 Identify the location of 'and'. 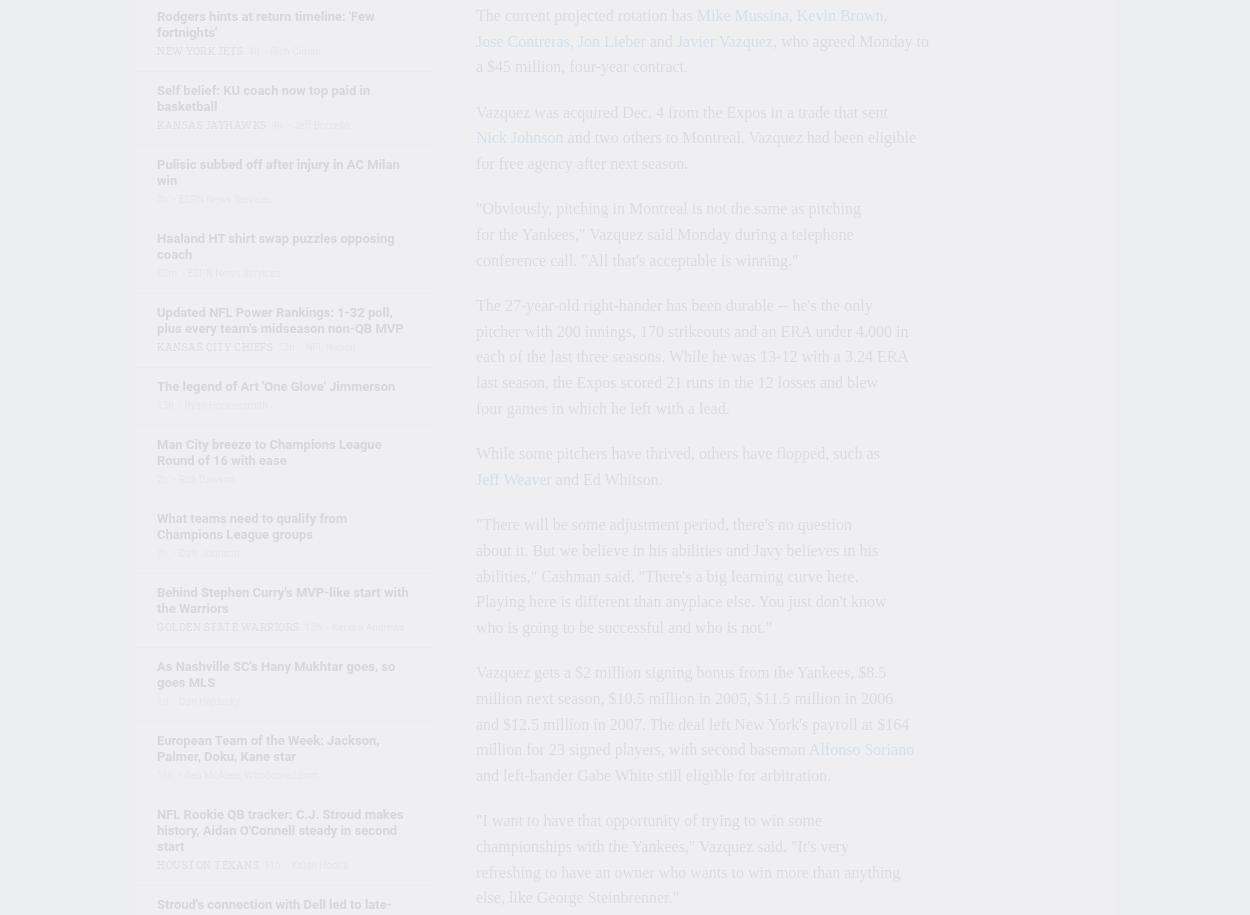
(660, 40).